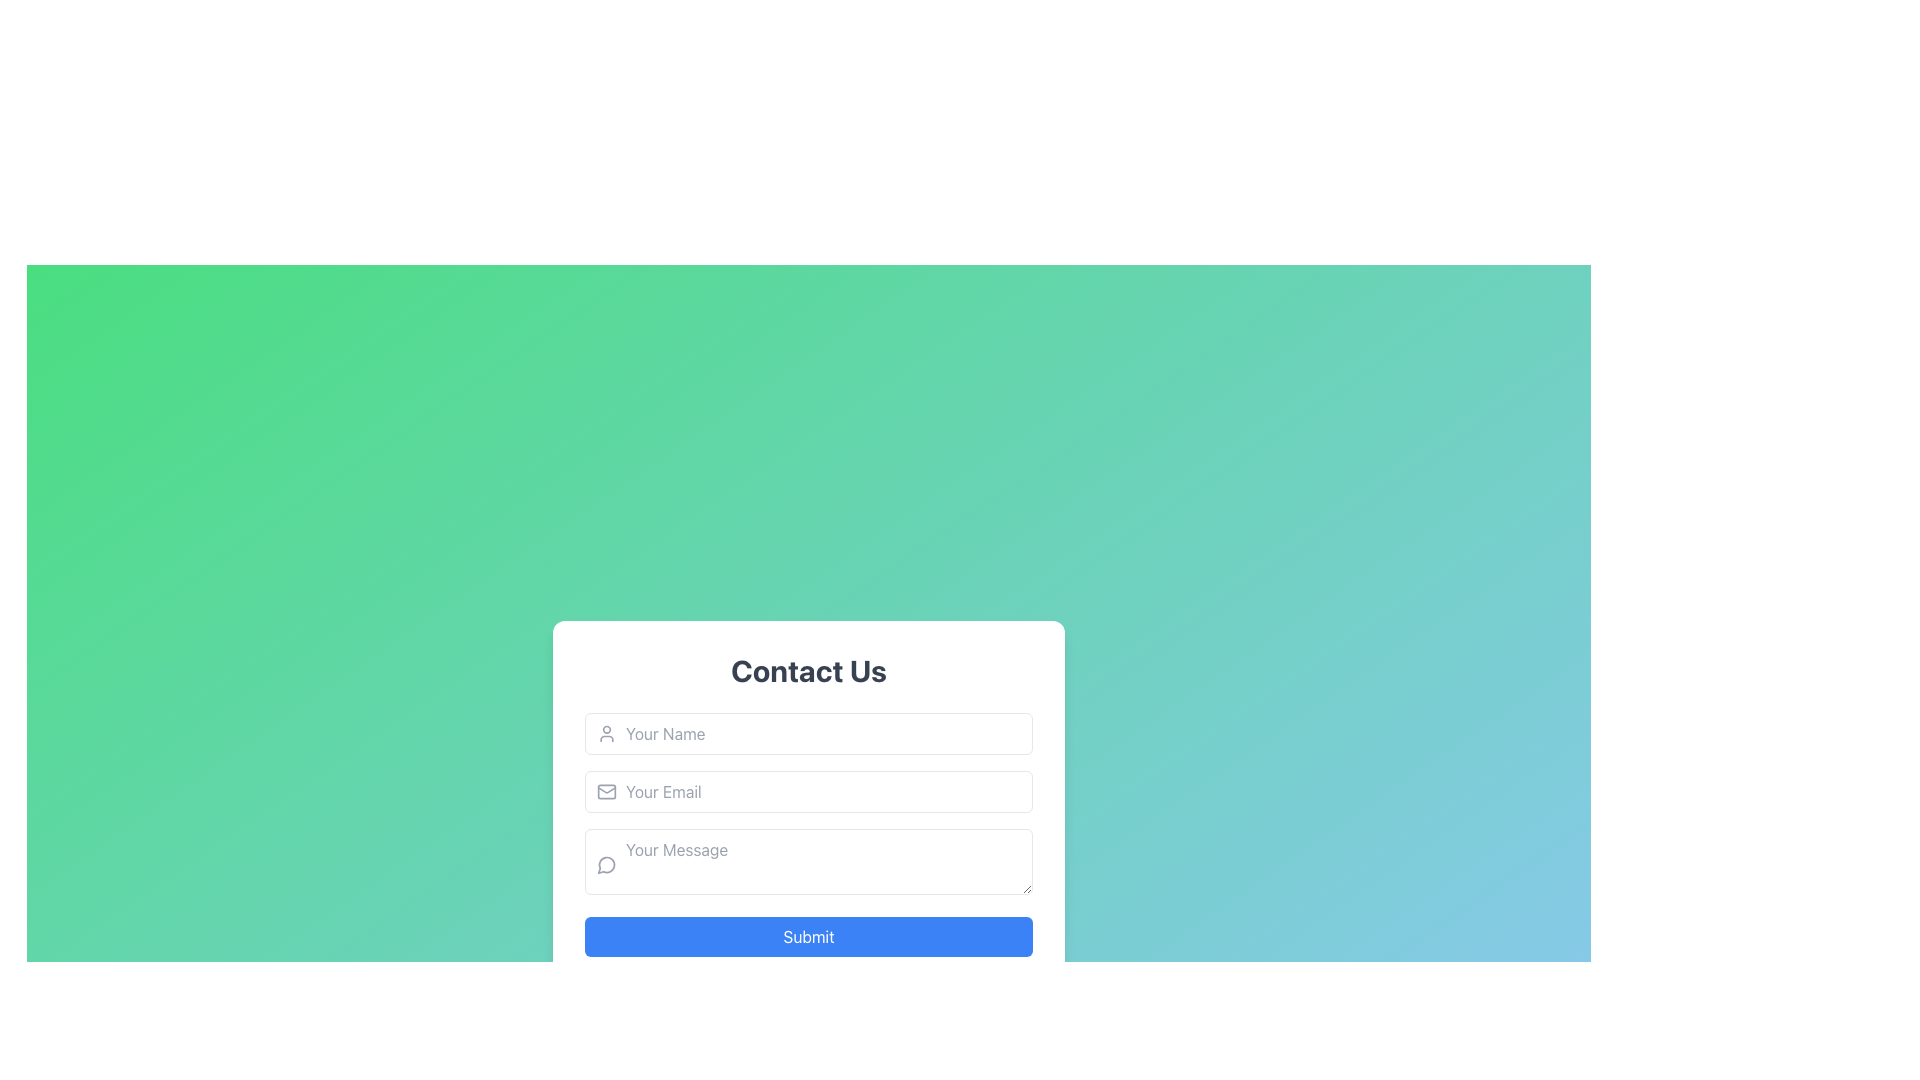 The width and height of the screenshot is (1920, 1080). Describe the element at coordinates (809, 671) in the screenshot. I see `the heading element displaying 'Contact Us', which is bold and large, positioned at the top of the form section` at that location.